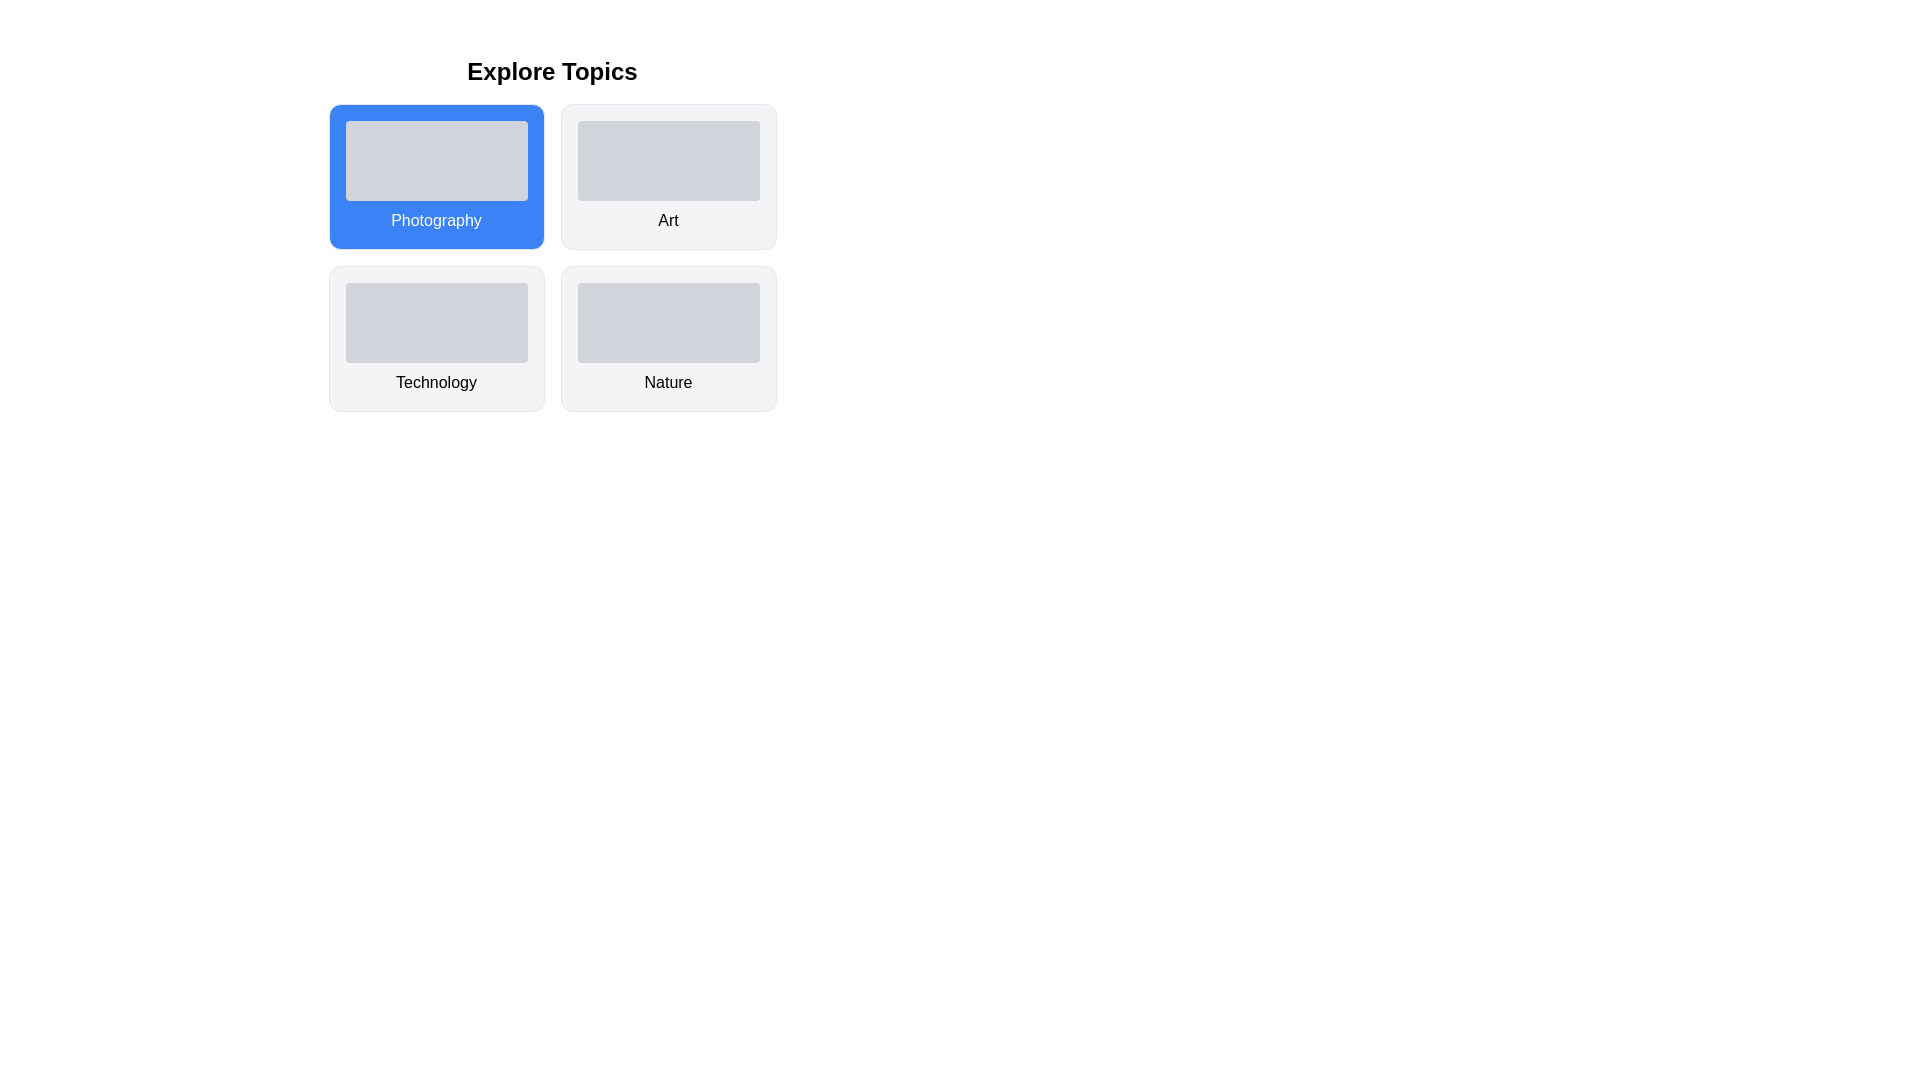 This screenshot has width=1920, height=1080. Describe the element at coordinates (435, 338) in the screenshot. I see `the card labeled Technology` at that location.